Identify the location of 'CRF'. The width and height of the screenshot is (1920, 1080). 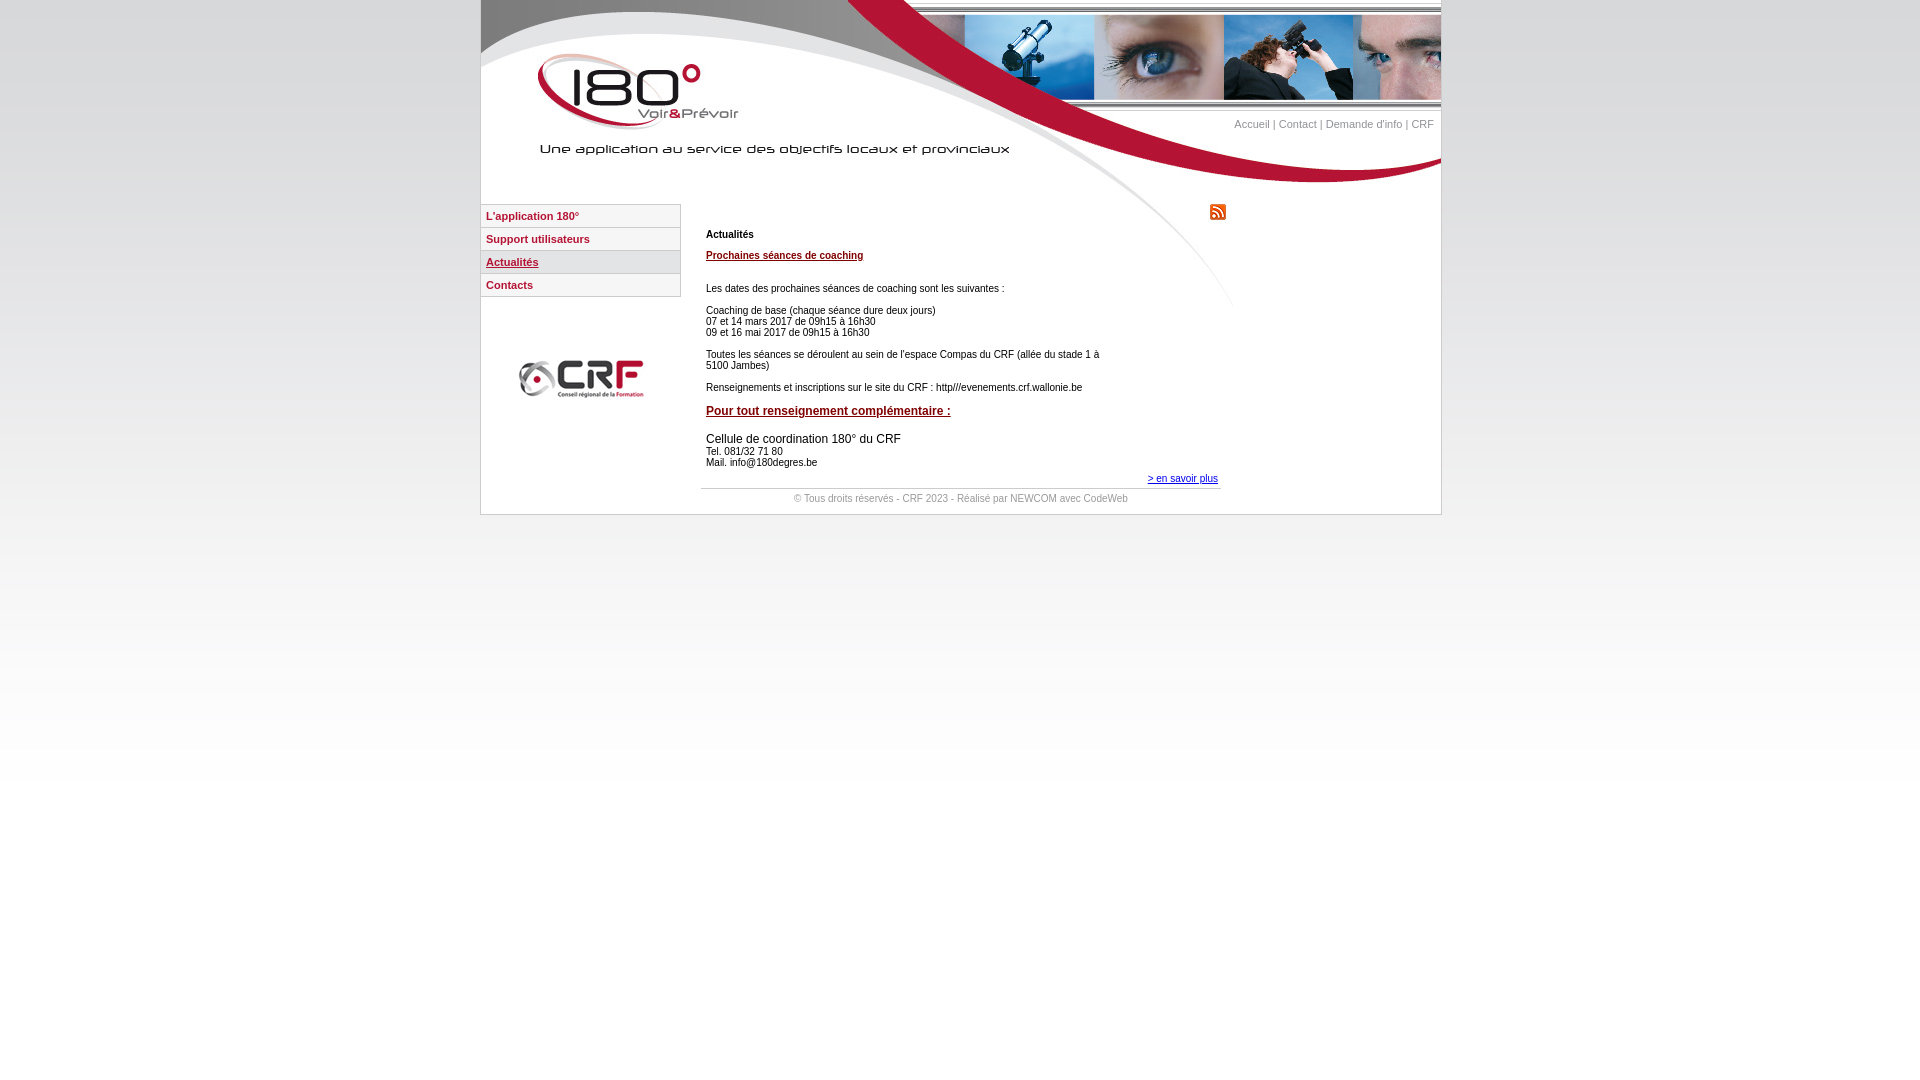
(1421, 123).